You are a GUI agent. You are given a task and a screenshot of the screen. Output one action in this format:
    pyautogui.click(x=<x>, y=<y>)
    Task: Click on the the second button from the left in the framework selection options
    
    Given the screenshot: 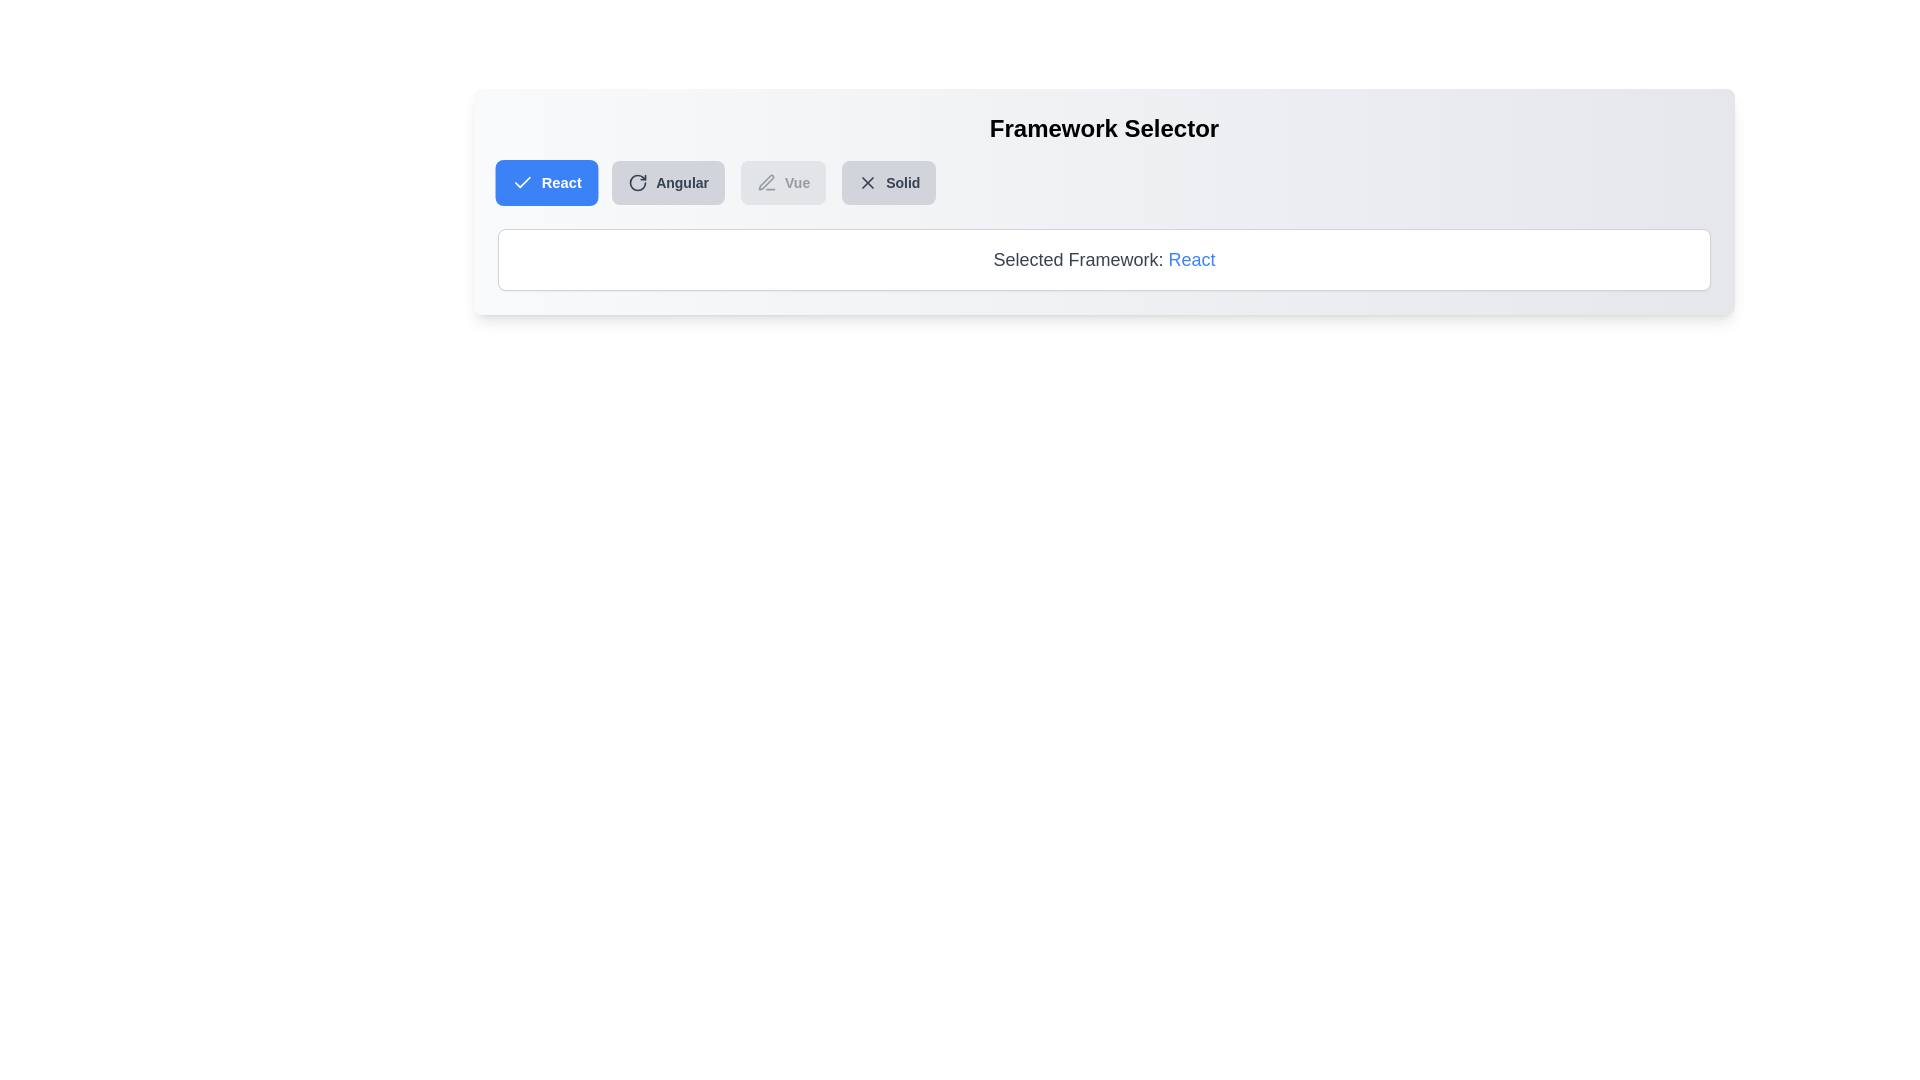 What is the action you would take?
    pyautogui.click(x=668, y=182)
    